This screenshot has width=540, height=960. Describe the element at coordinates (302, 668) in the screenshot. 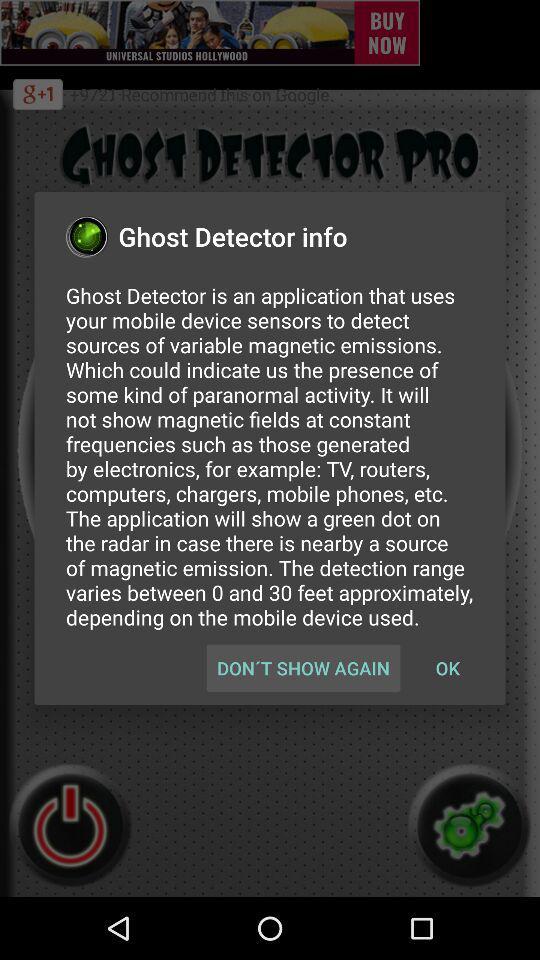

I see `the icon next to ok button` at that location.